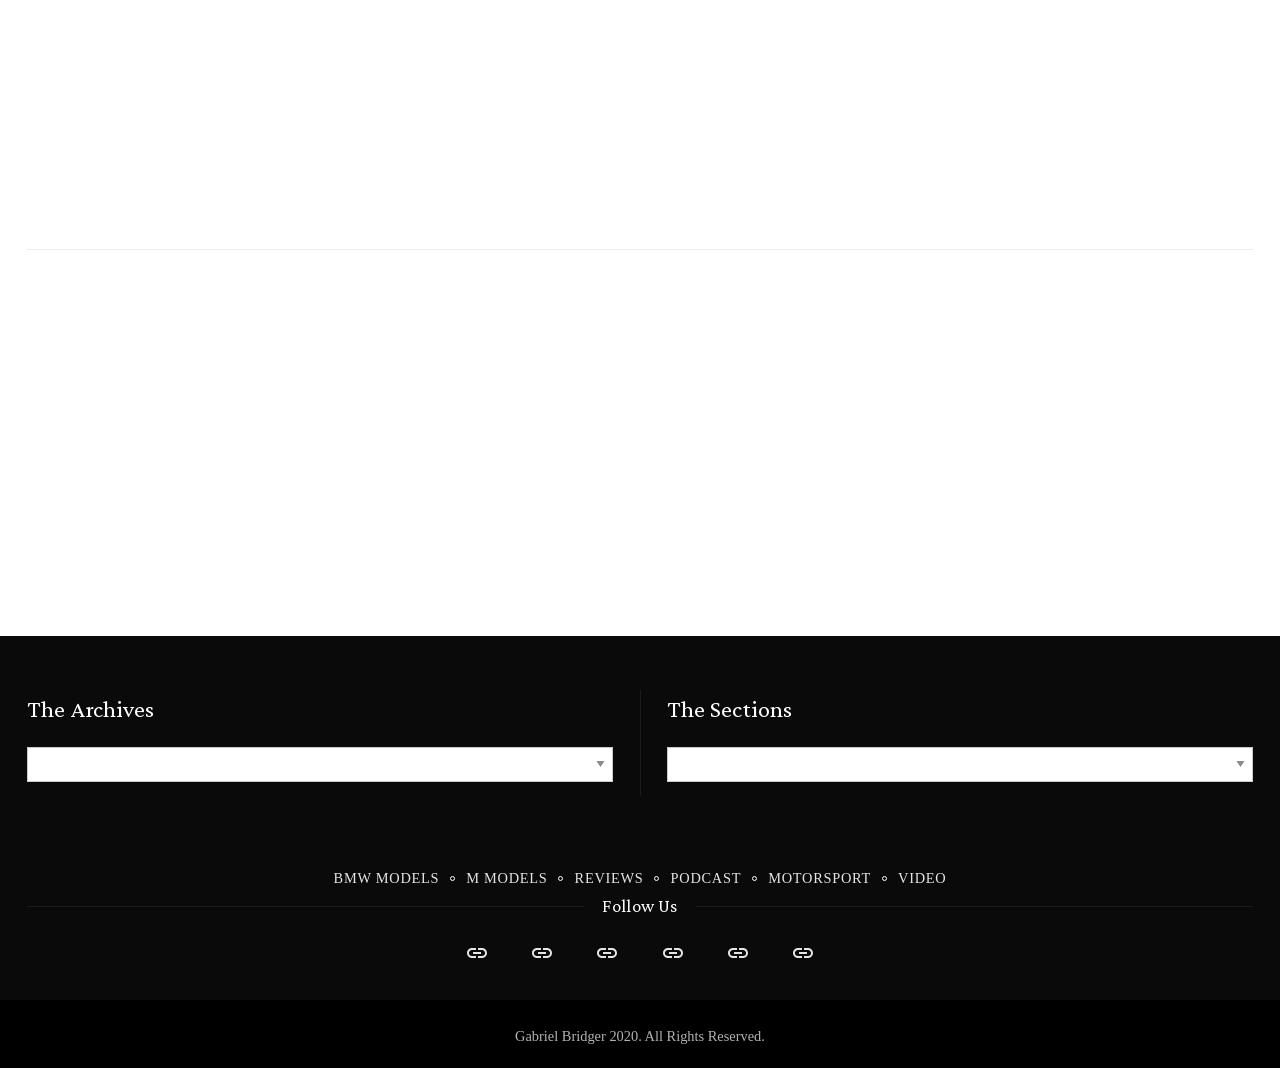 The image size is (1280, 1068). Describe the element at coordinates (819, 876) in the screenshot. I see `'Motorsport'` at that location.